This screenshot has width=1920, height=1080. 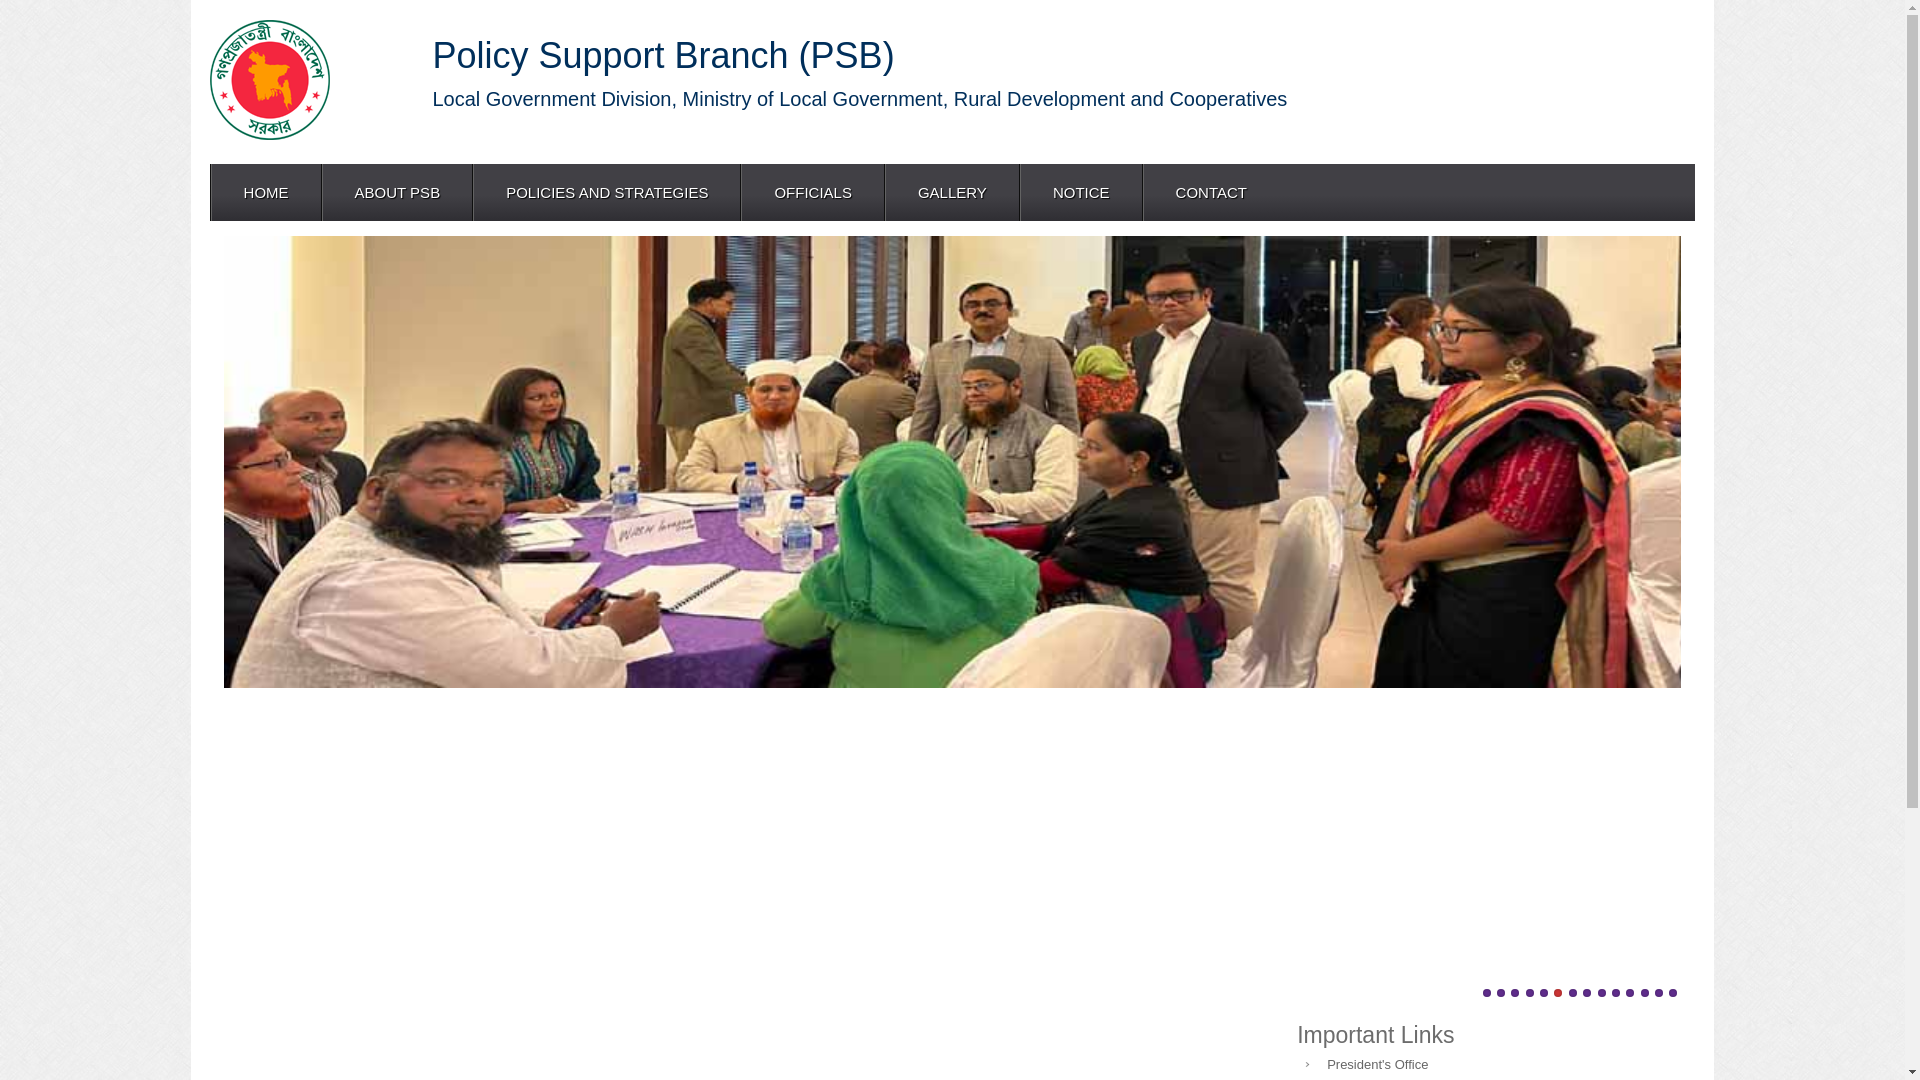 What do you see at coordinates (1645, 992) in the screenshot?
I see `'12'` at bounding box center [1645, 992].